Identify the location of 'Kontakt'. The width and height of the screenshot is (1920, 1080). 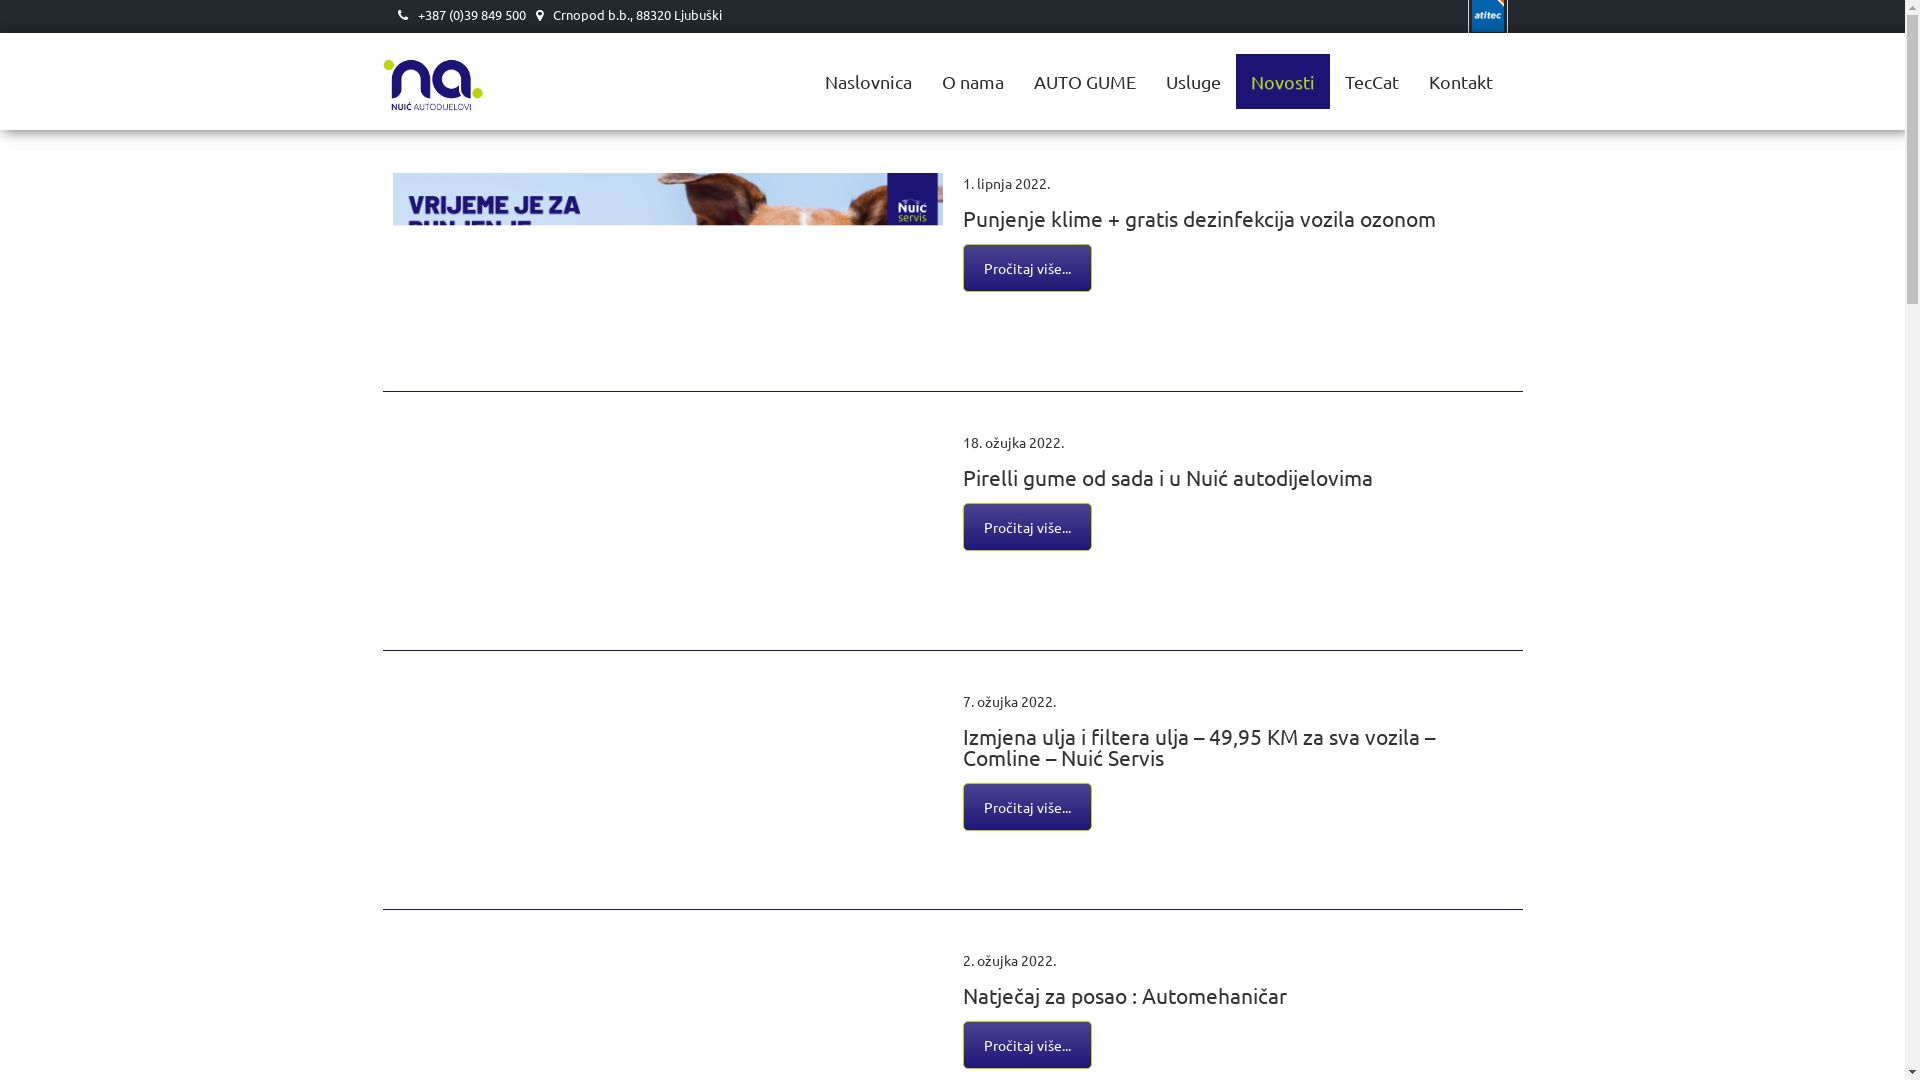
(1413, 80).